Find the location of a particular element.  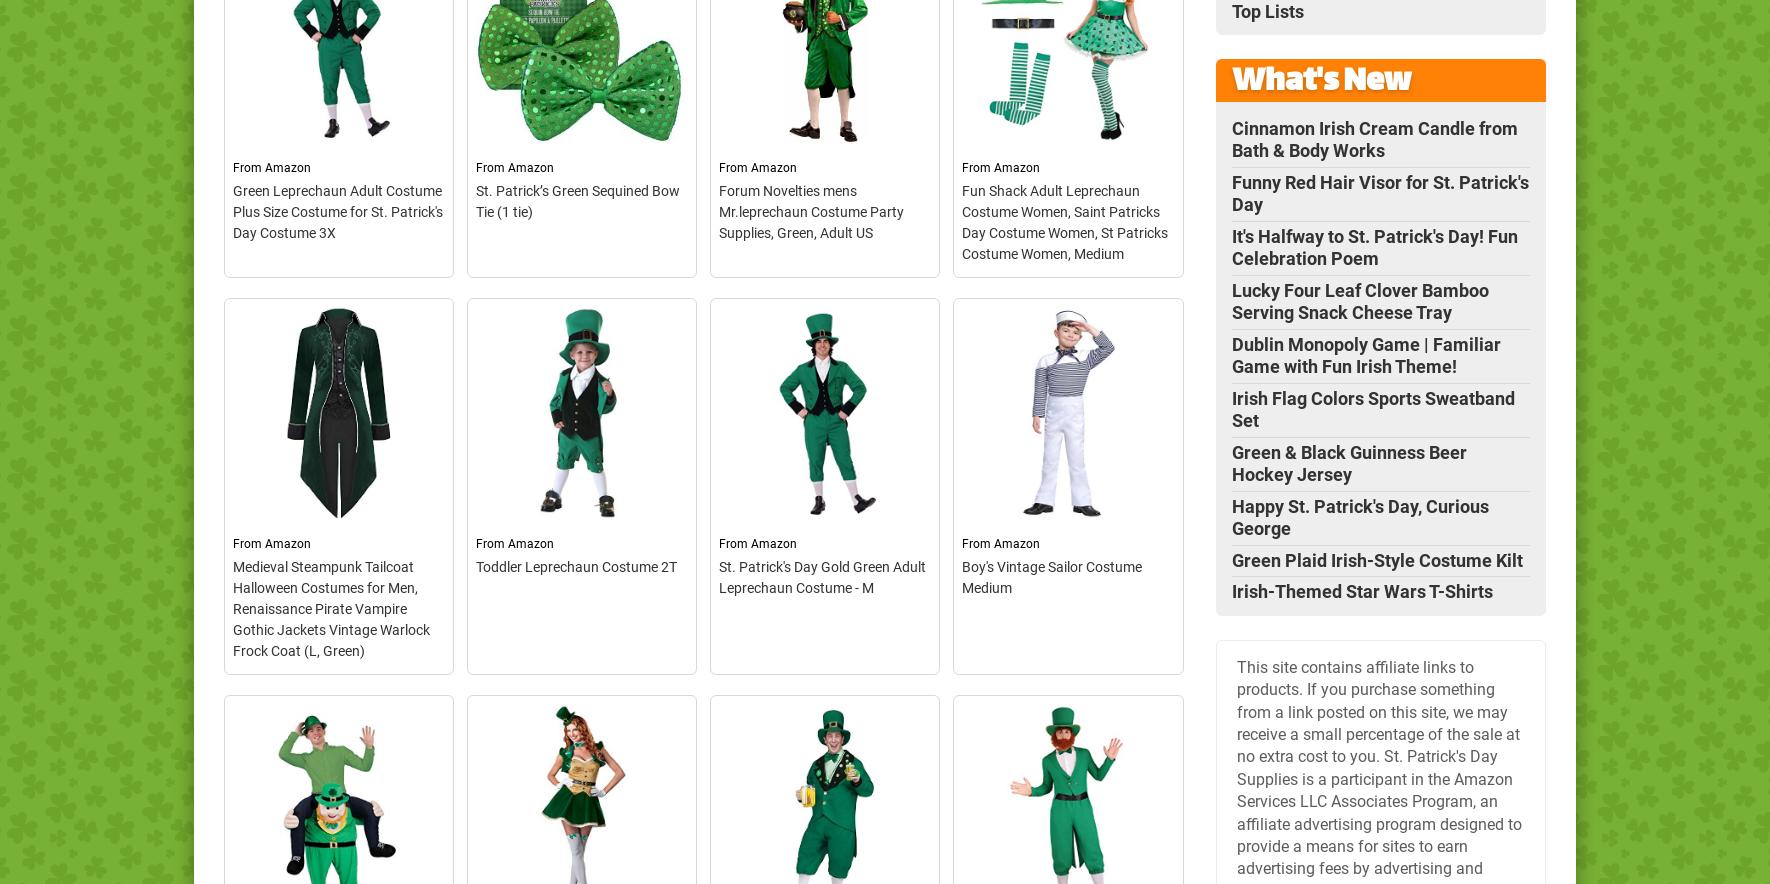

'Green Plaid Irish-Style Costume Kilt' is located at coordinates (1376, 558).